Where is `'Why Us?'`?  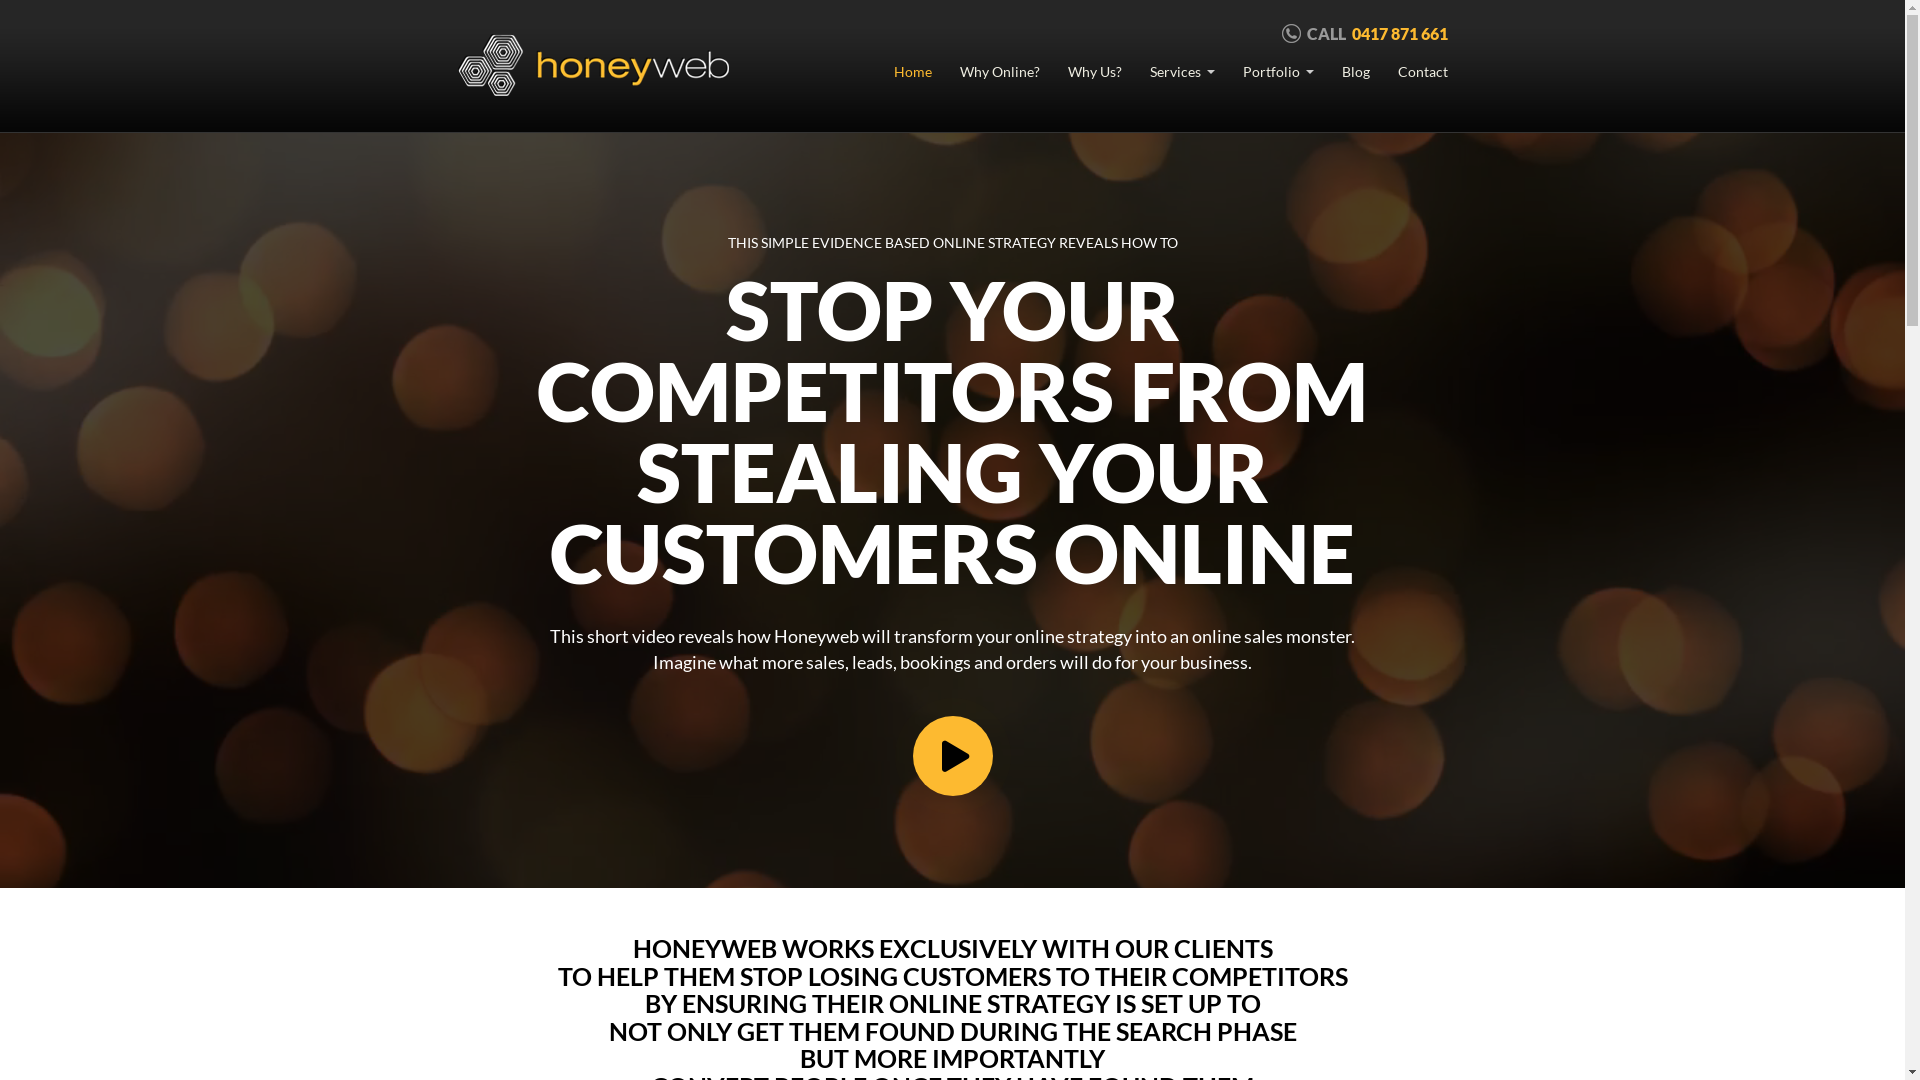 'Why Us?' is located at coordinates (1093, 71).